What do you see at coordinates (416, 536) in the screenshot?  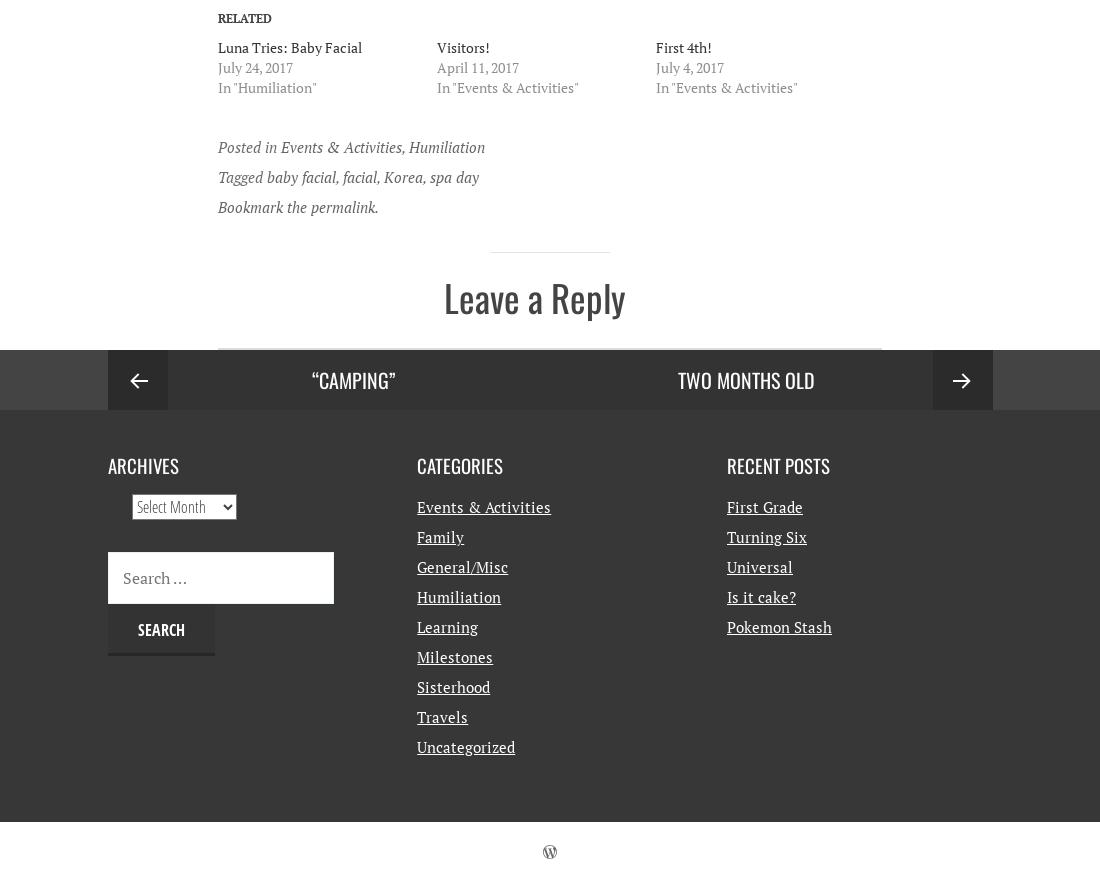 I see `'Family'` at bounding box center [416, 536].